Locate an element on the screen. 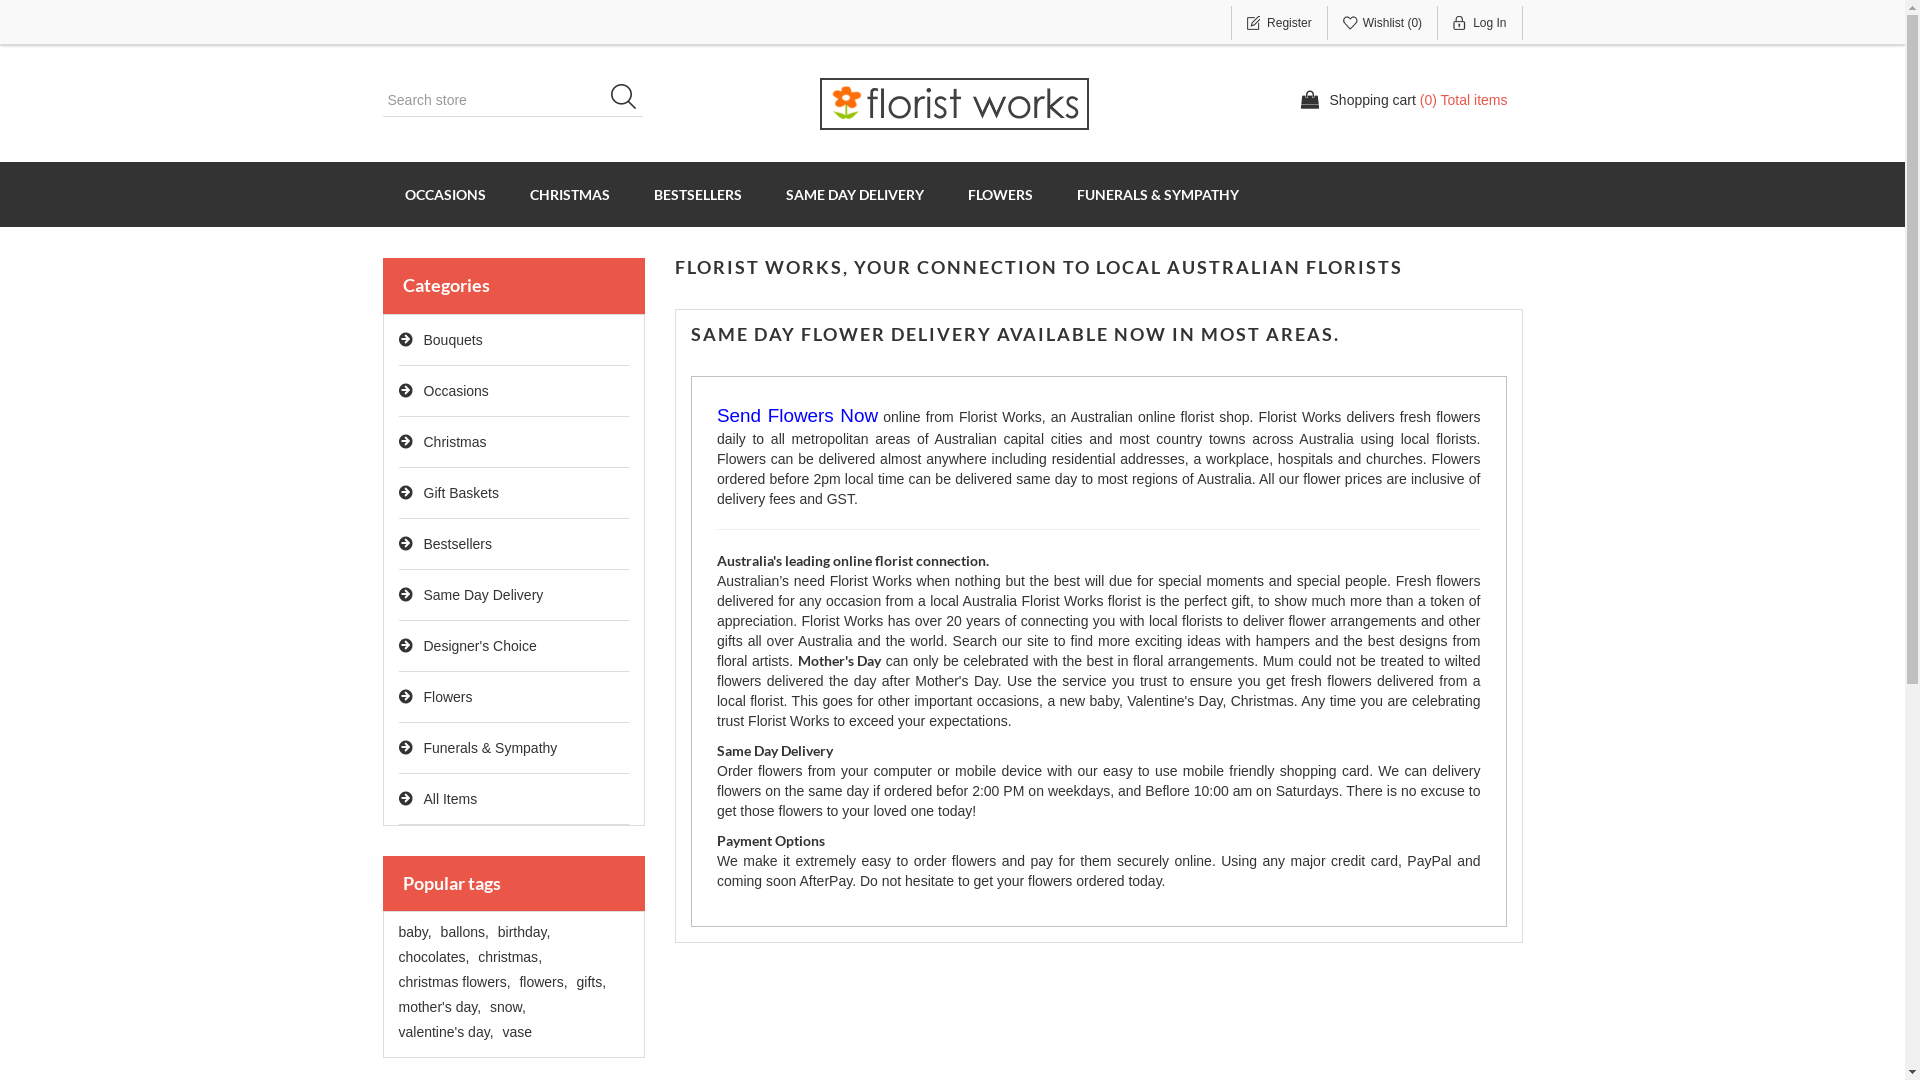  'Register' is located at coordinates (1278, 23).